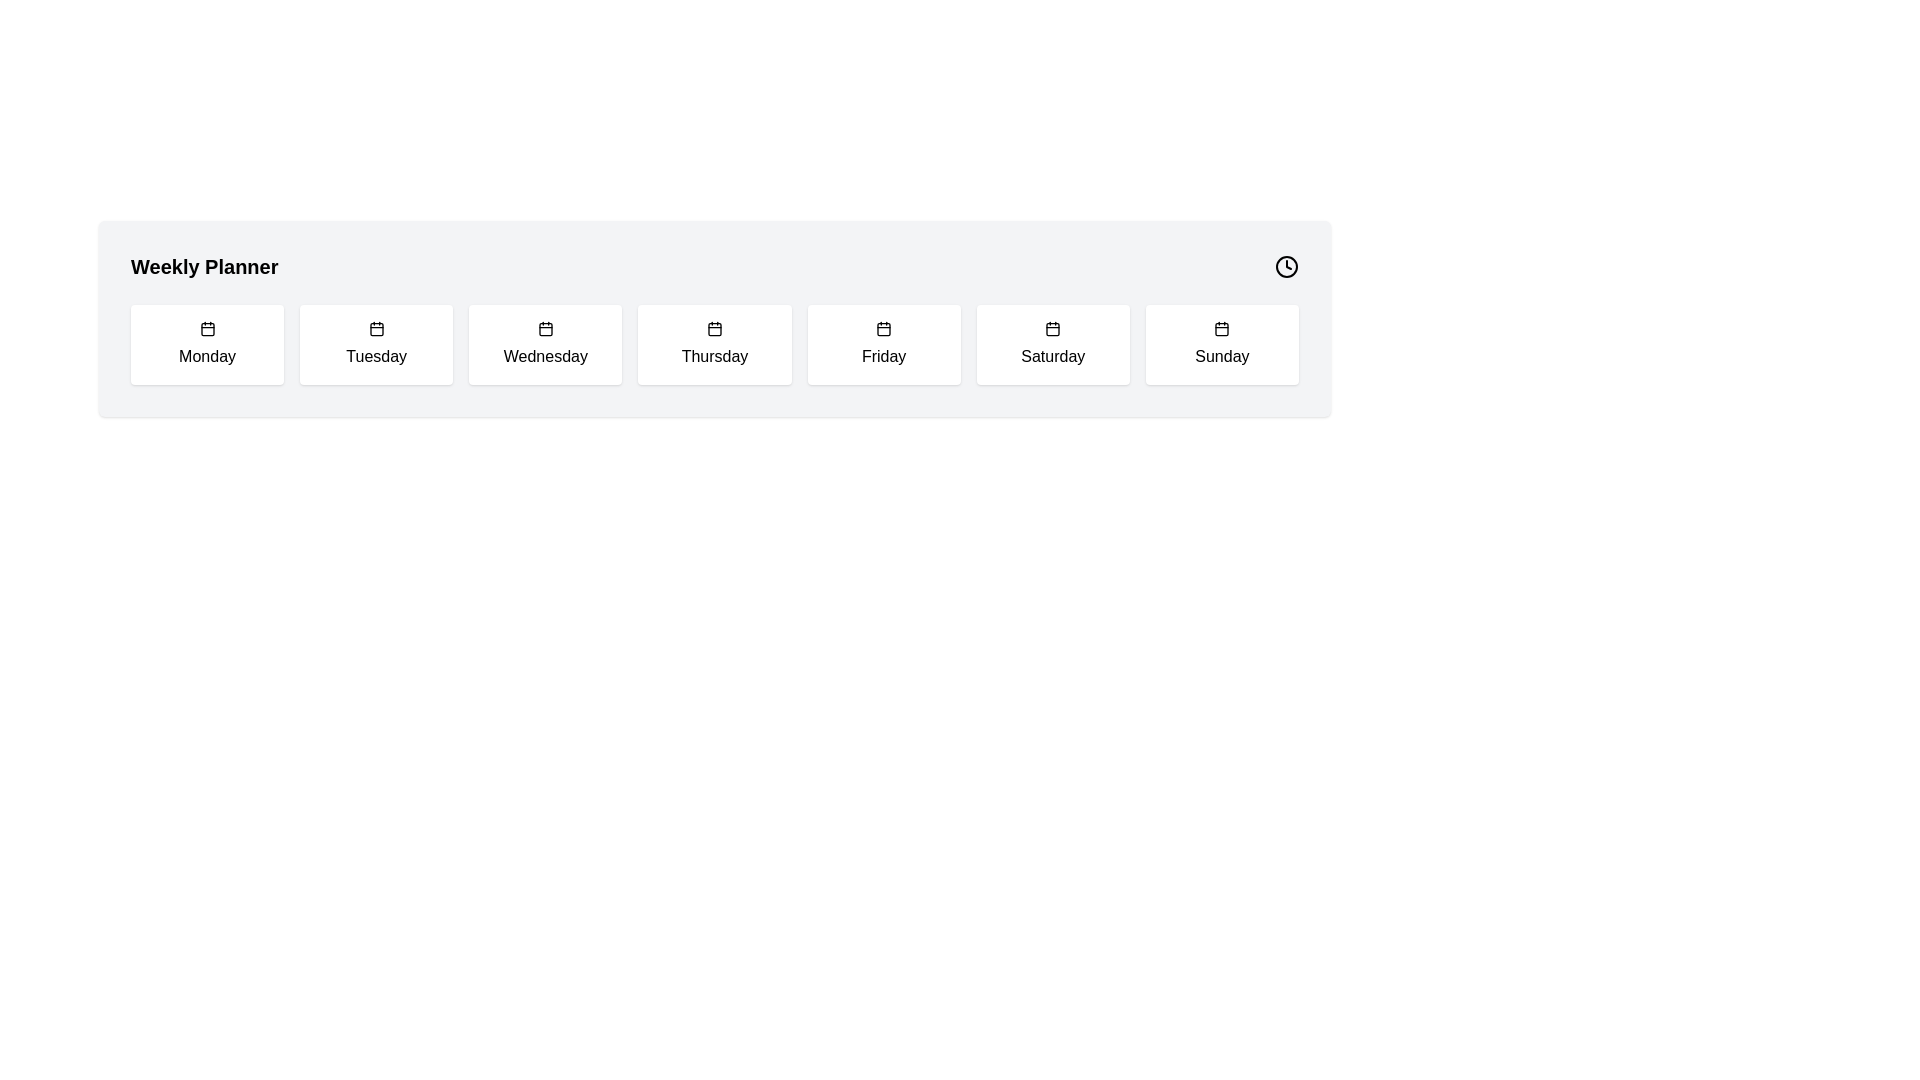  Describe the element at coordinates (1221, 343) in the screenshot. I see `the 'Sunday' button located at the bottom-right of the Weekly Planner` at that location.